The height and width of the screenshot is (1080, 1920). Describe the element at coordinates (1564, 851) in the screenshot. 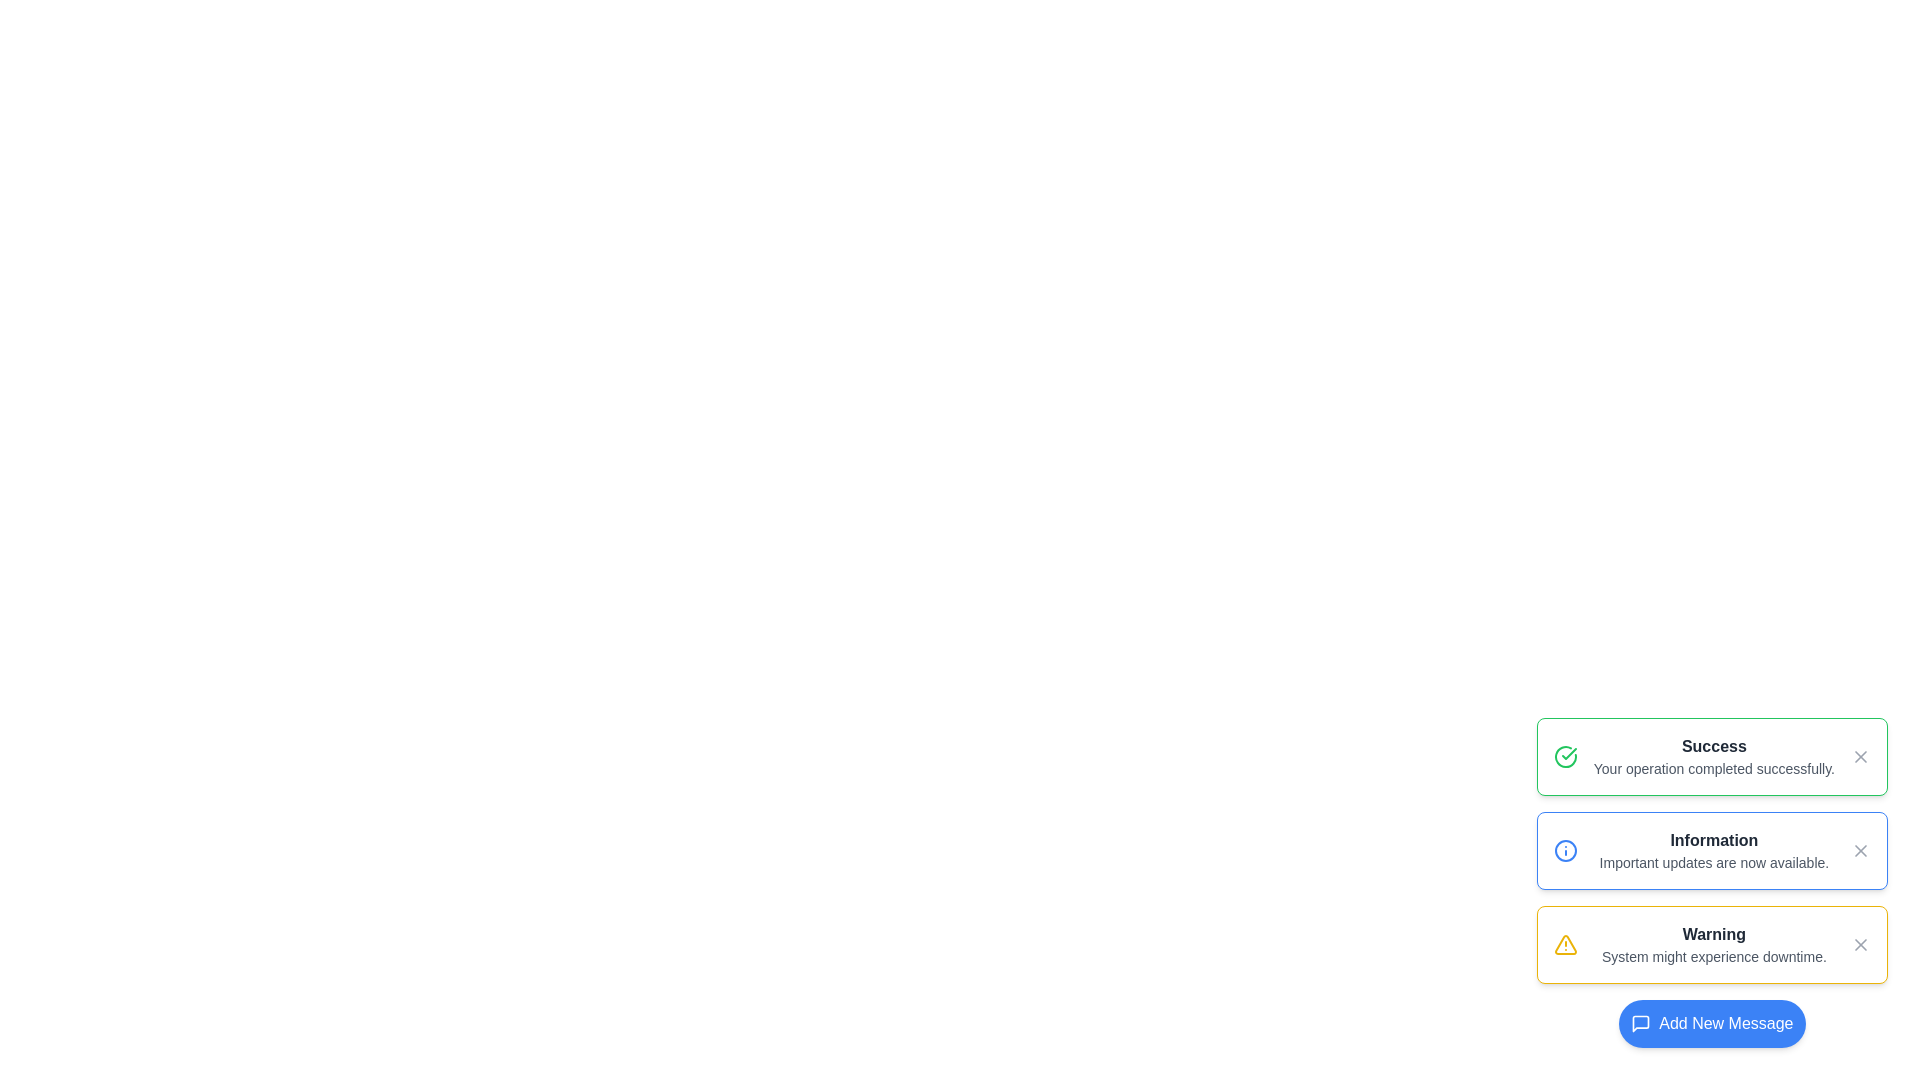

I see `the information icon located in the second notification card titled 'Information' on the right side of the interface` at that location.